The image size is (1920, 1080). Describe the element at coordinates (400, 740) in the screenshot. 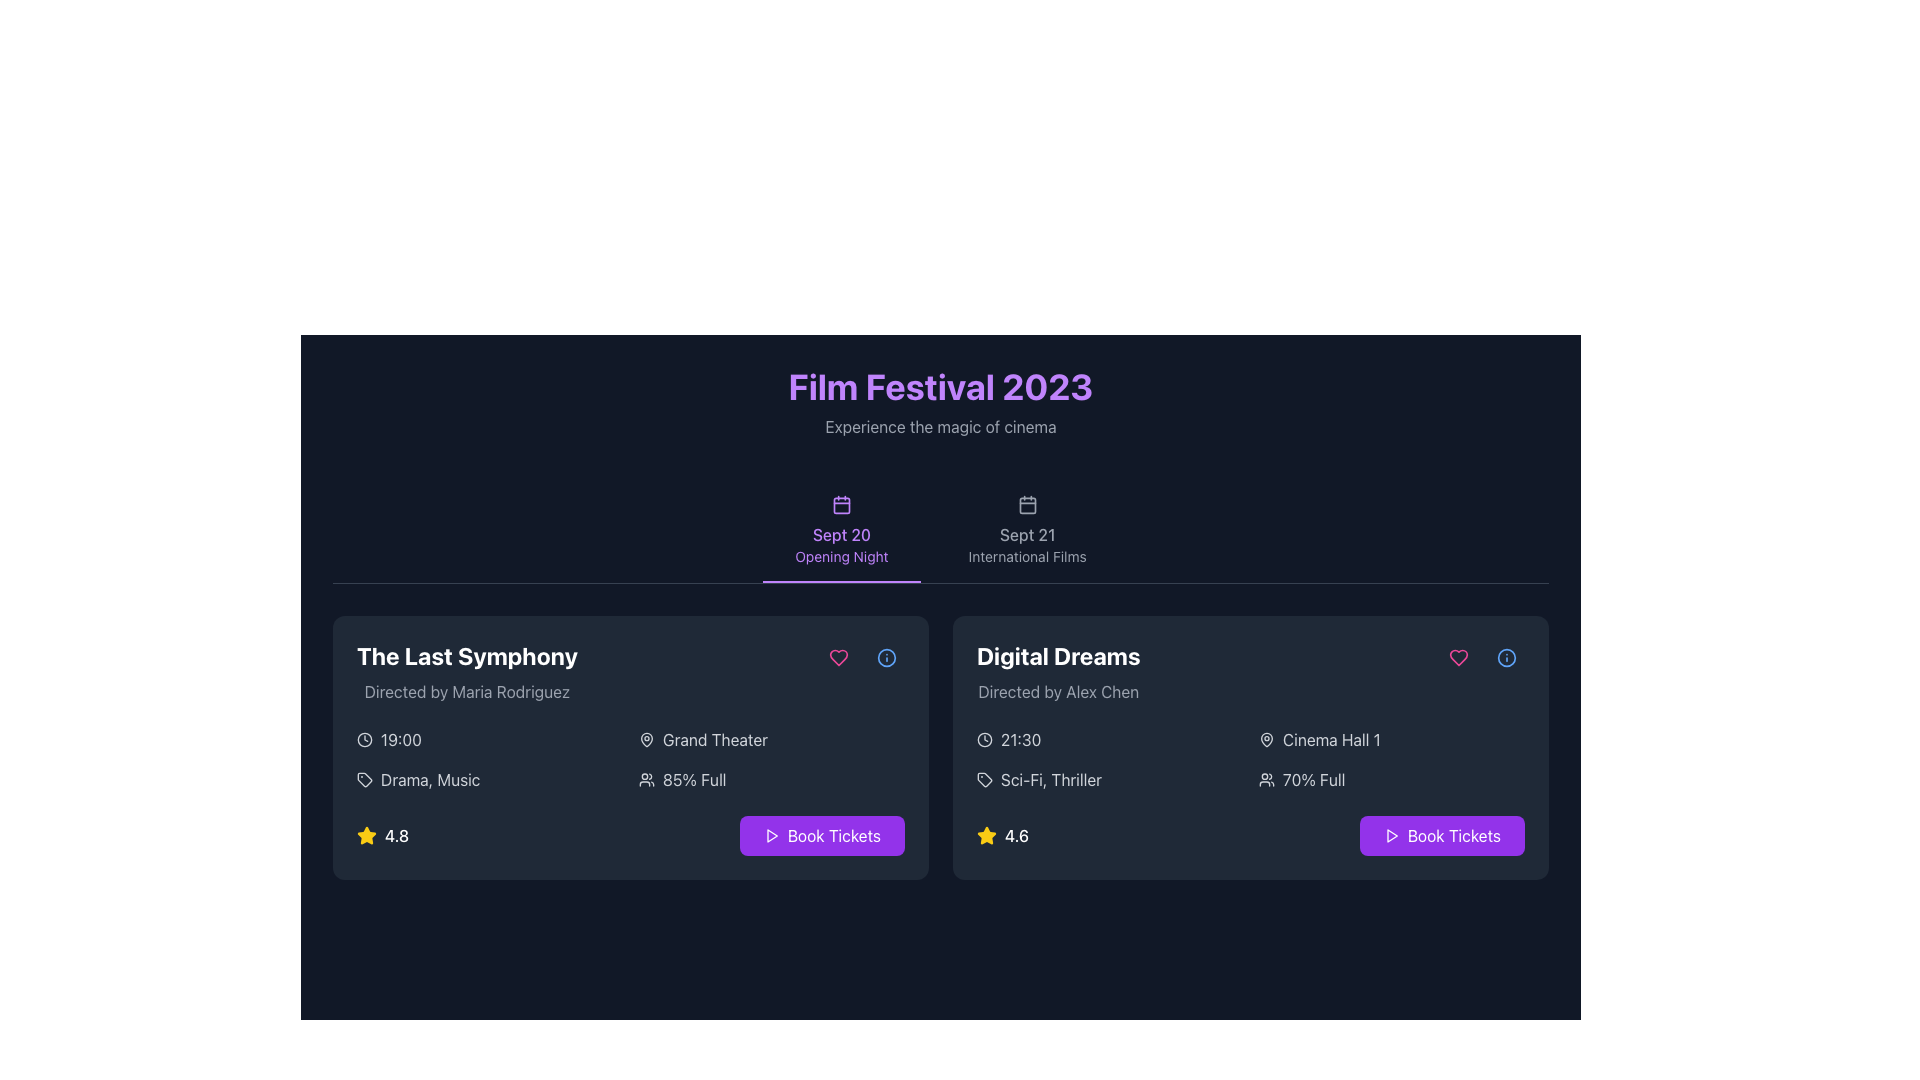

I see `text element displaying '19:00' which is located within a dark rectangular card, positioned to the left of 'Grand Theater' and beneath 'The Last Symphony'` at that location.